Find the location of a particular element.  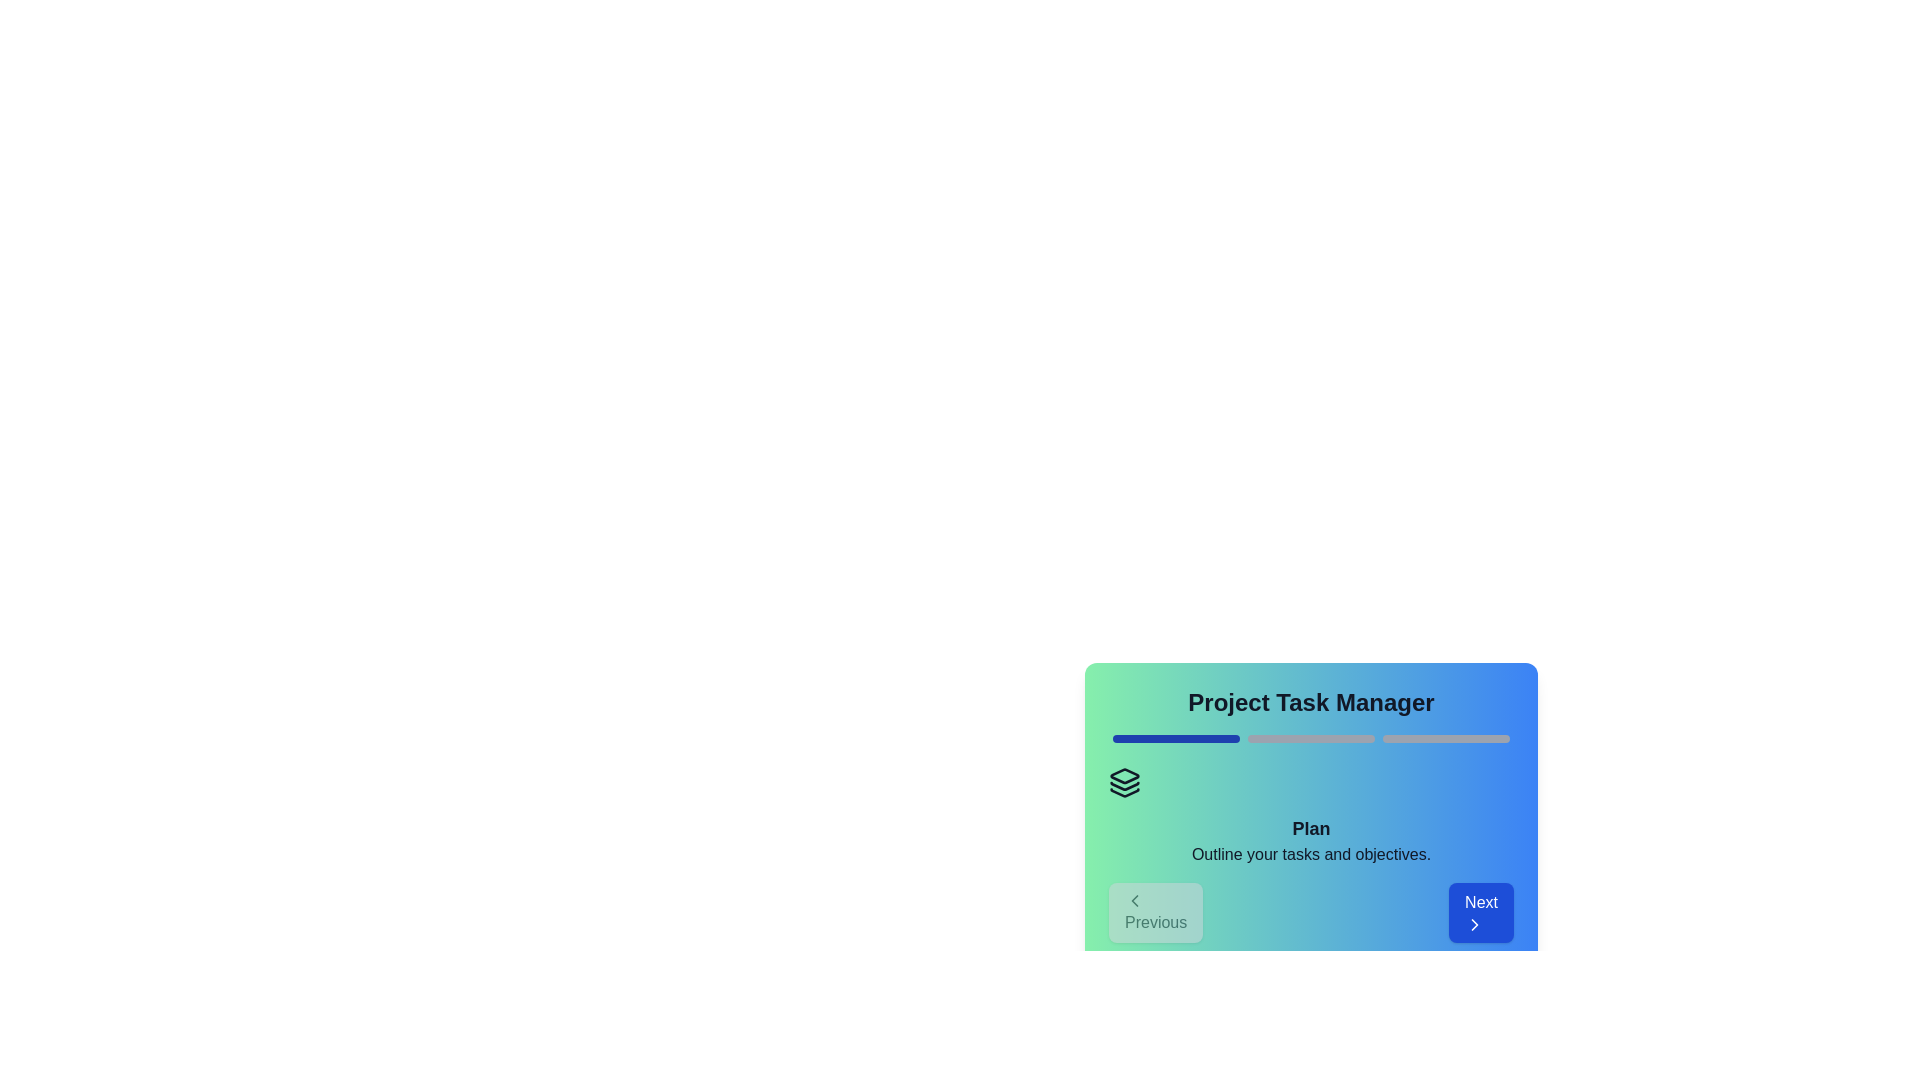

the 'Next' button to navigate to the next step is located at coordinates (1481, 913).